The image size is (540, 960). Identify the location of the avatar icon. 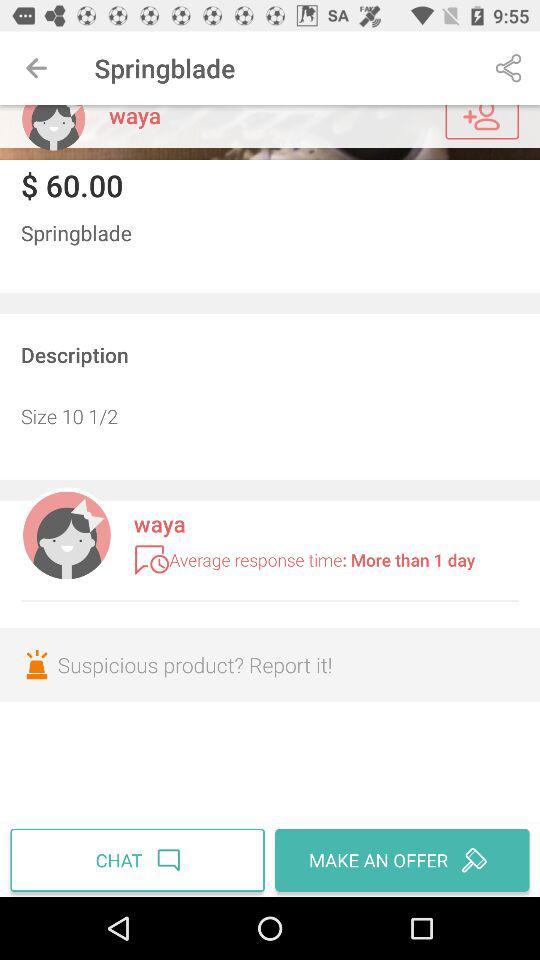
(53, 126).